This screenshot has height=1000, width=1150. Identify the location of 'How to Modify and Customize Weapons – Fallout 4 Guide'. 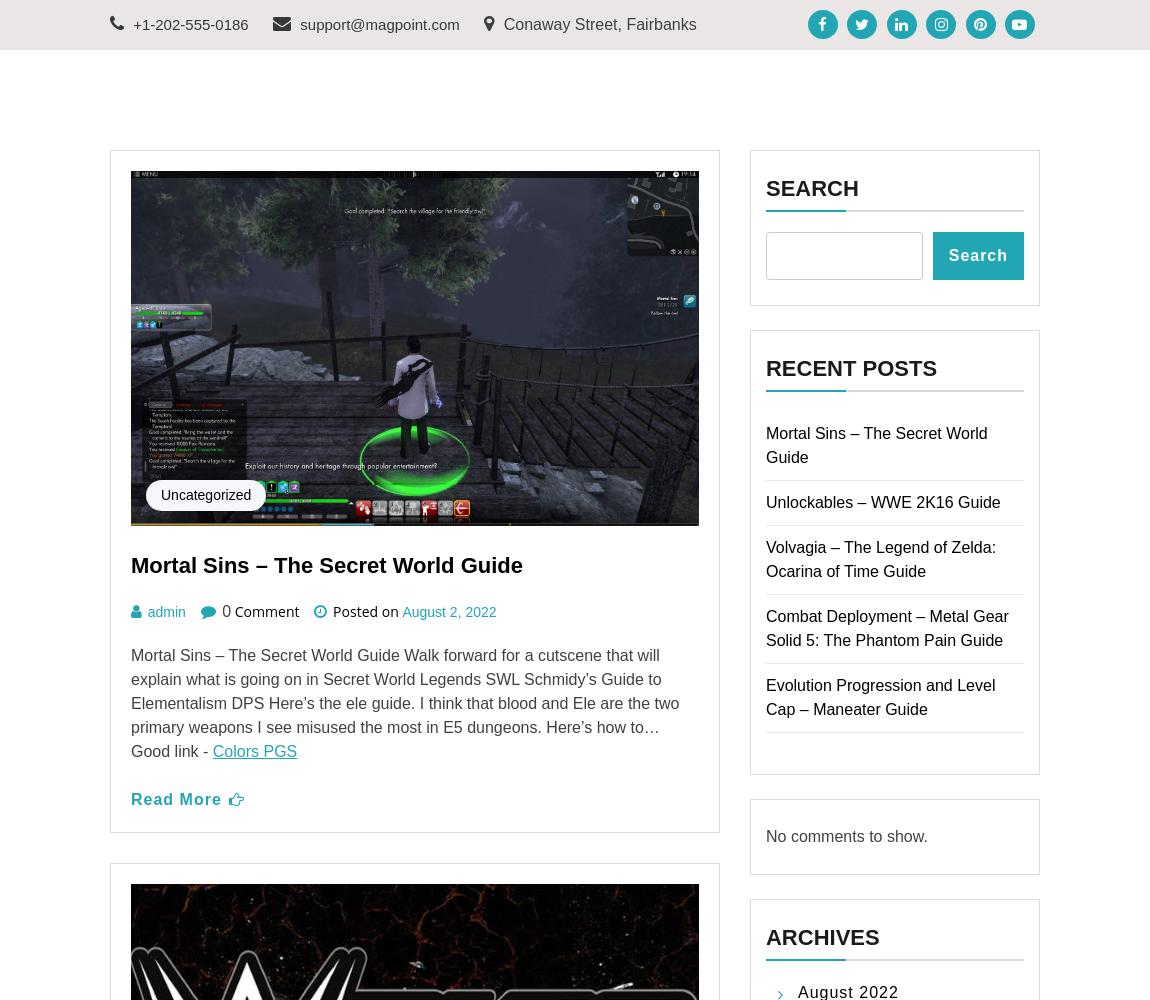
(396, 811).